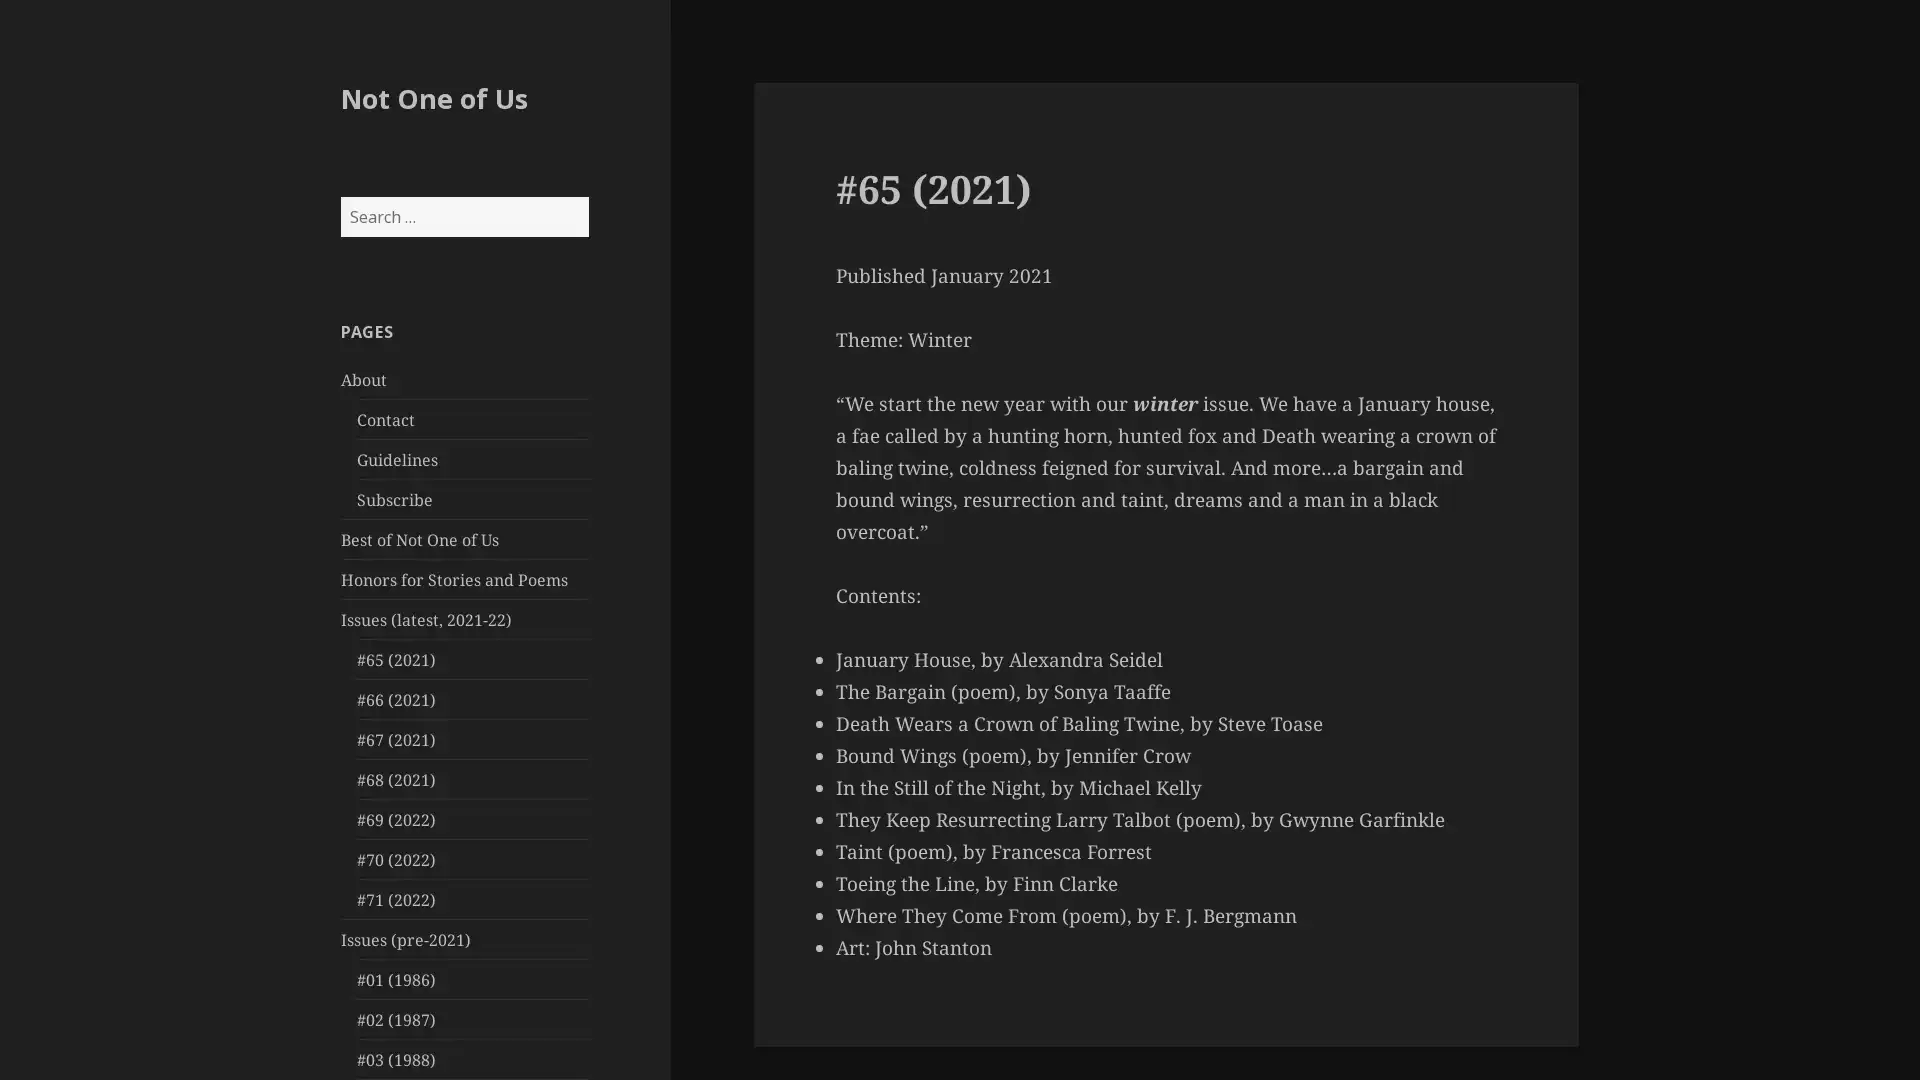 This screenshot has height=1080, width=1920. I want to click on Search, so click(586, 196).